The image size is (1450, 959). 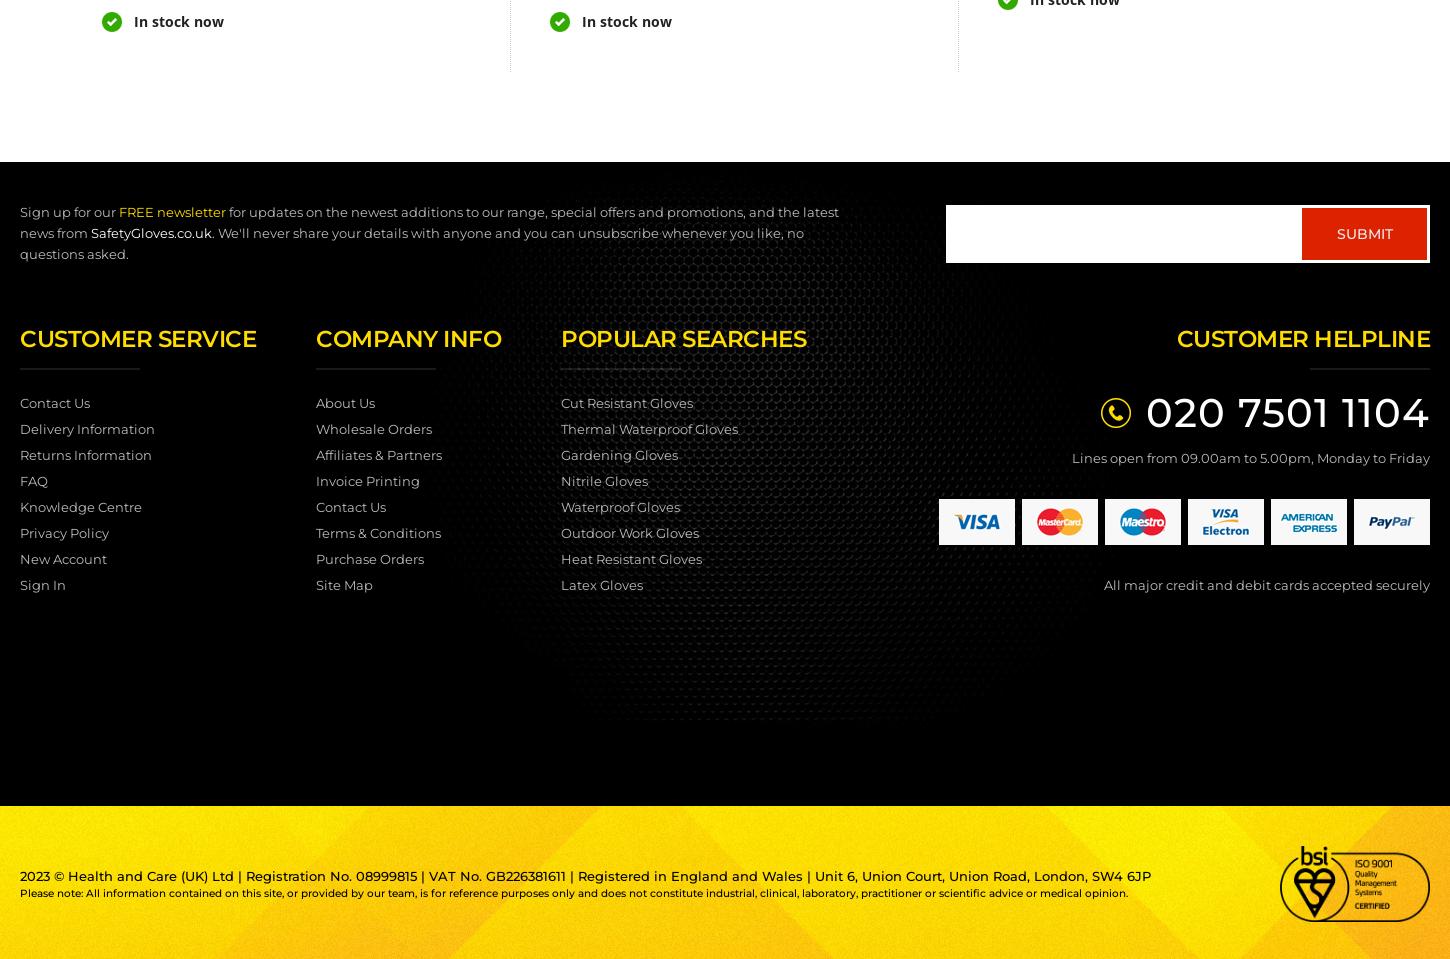 What do you see at coordinates (410, 243) in the screenshot?
I see `'. We'll never share your details with anyone and you can unsubscribe whenever you like, no questions asked.'` at bounding box center [410, 243].